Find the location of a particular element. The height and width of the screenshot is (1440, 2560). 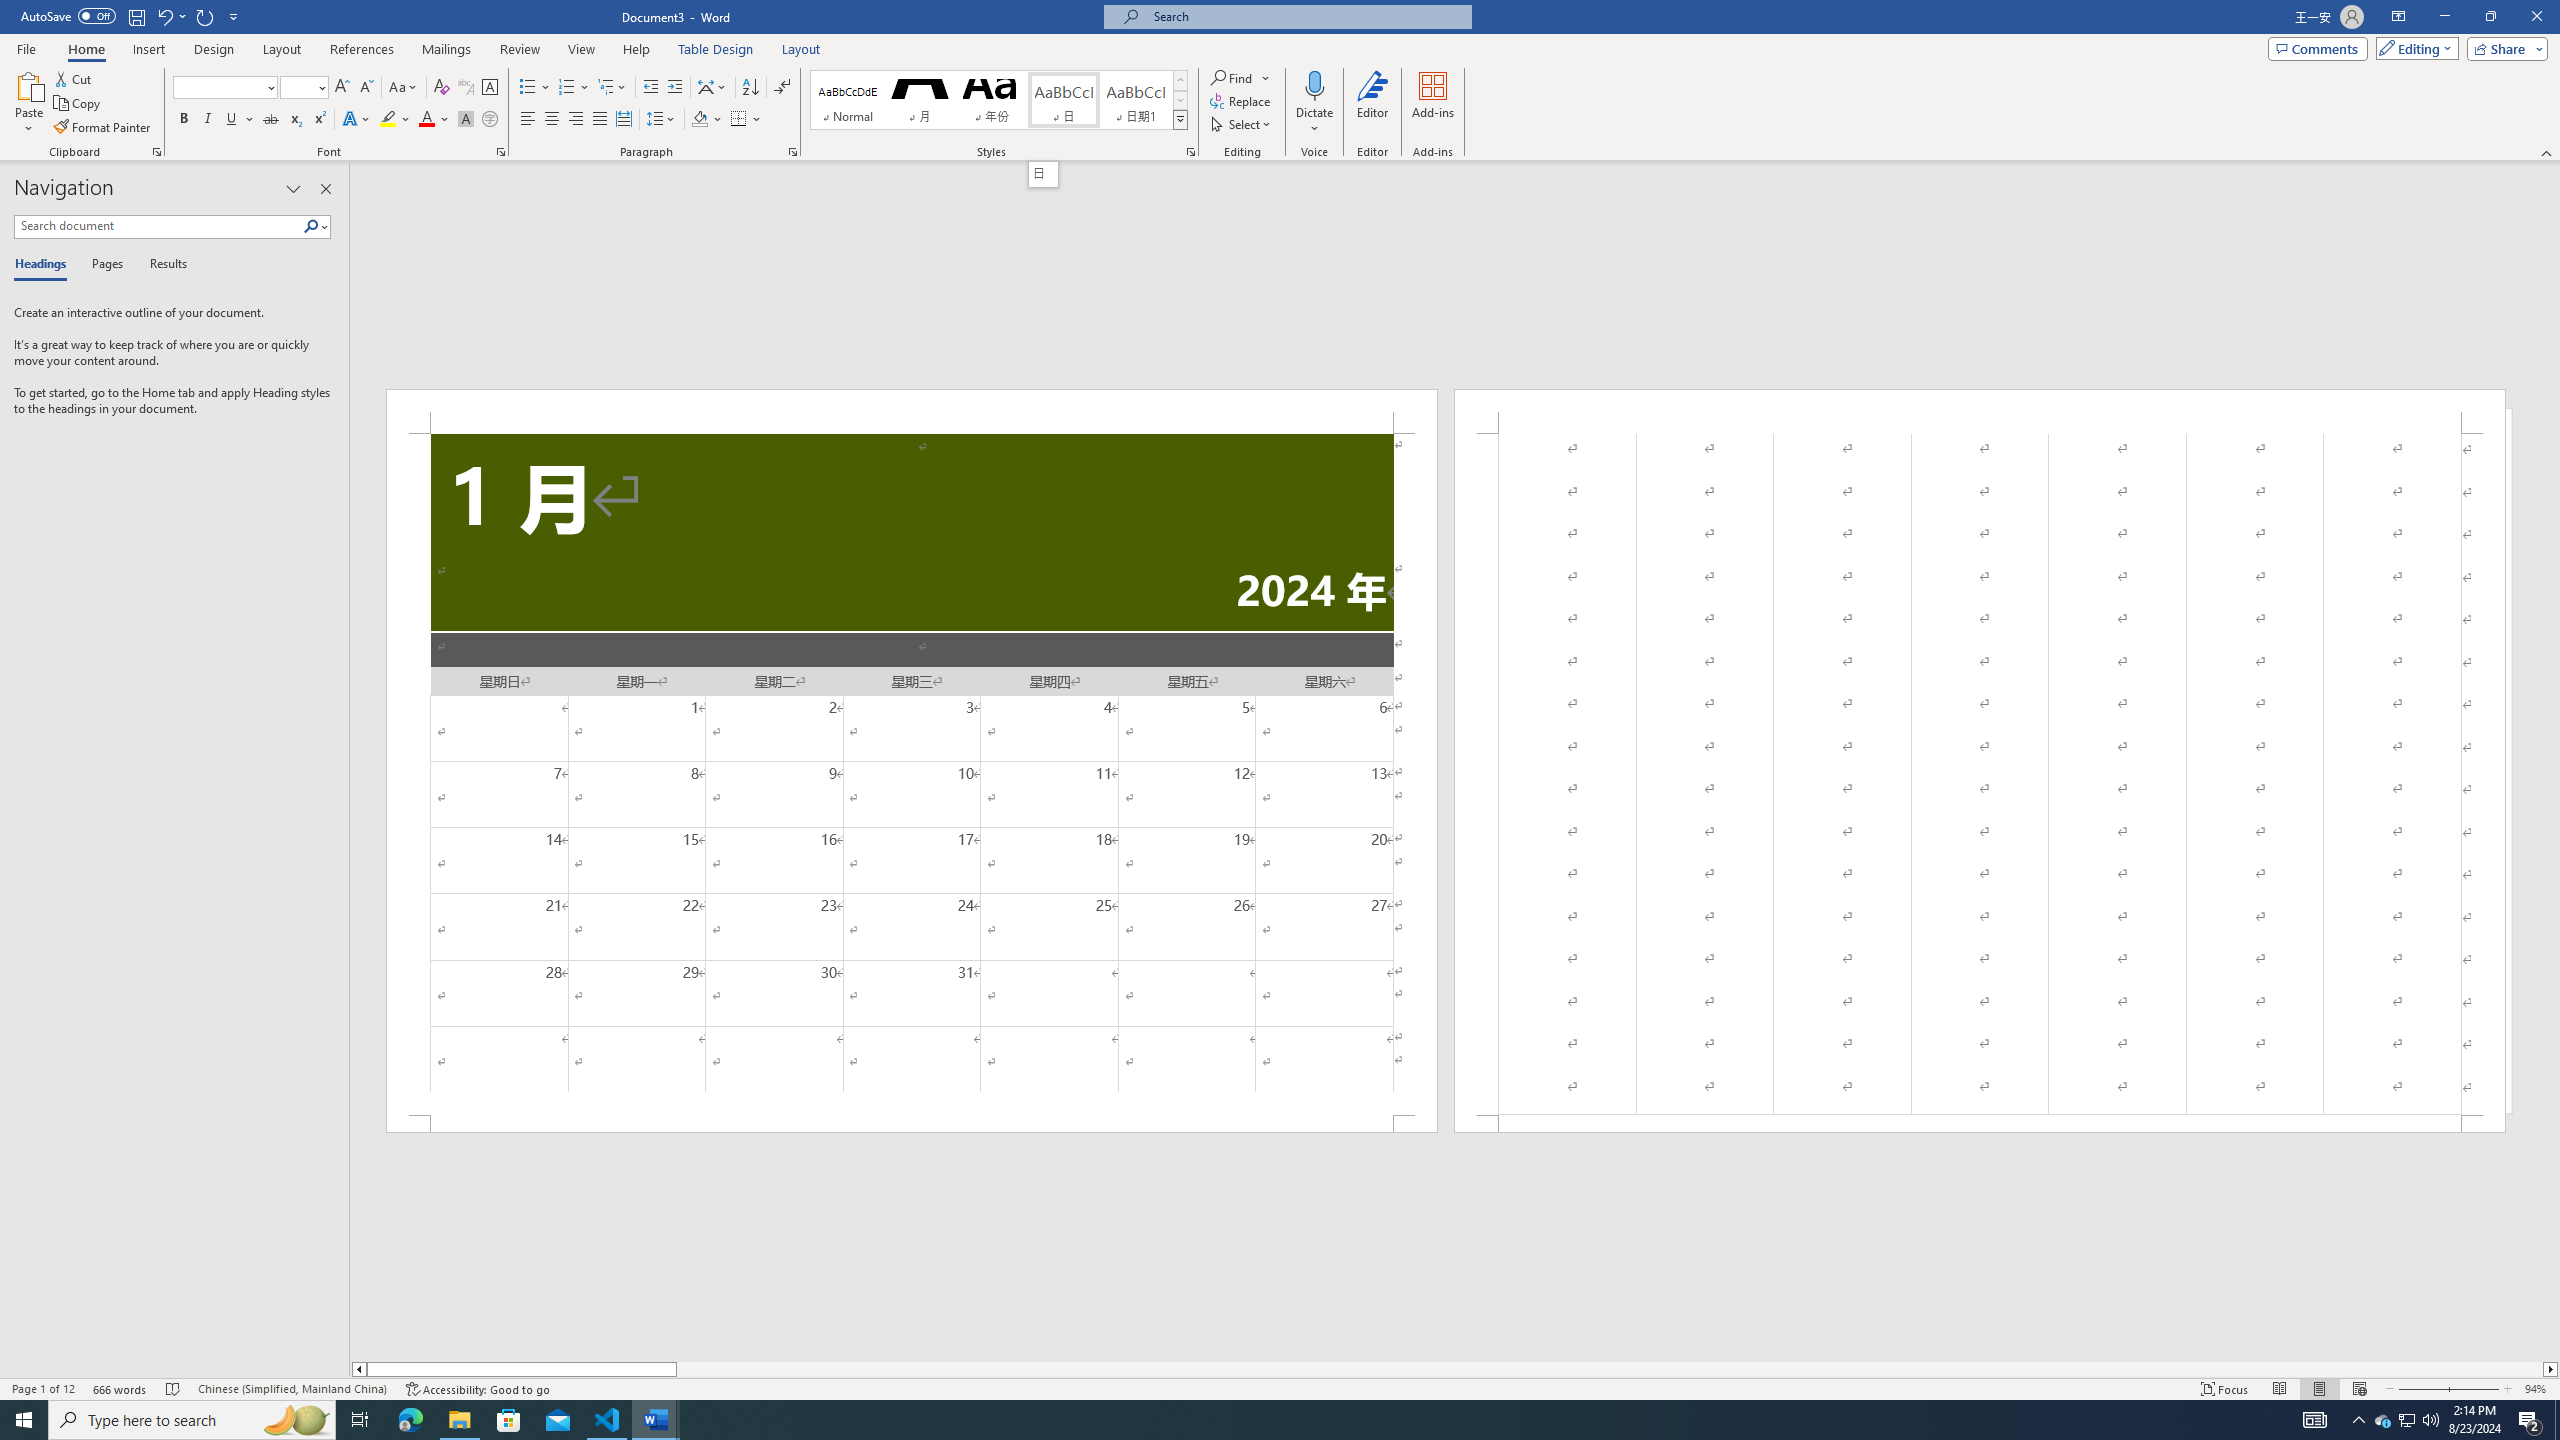

'Spelling and Grammar Check No Errors' is located at coordinates (174, 1389).